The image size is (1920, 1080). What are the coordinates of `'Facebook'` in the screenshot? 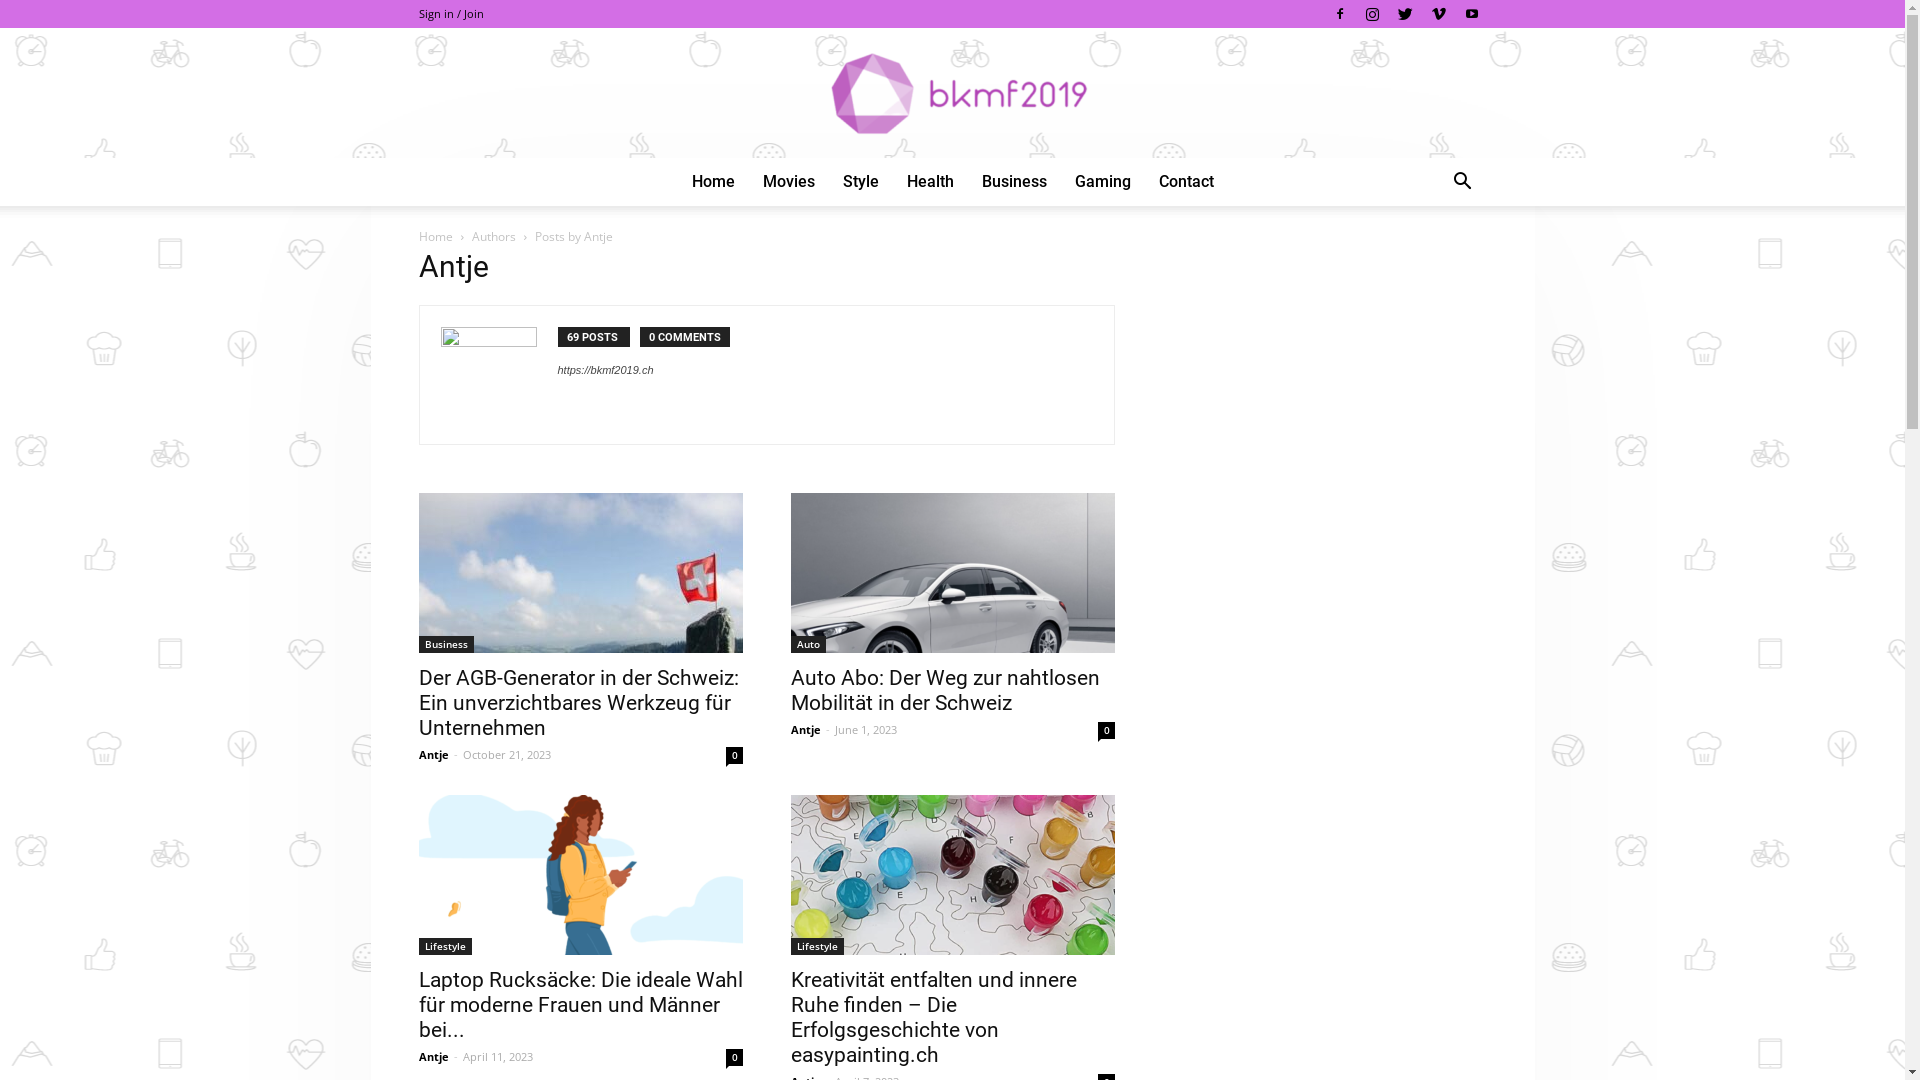 It's located at (1339, 14).